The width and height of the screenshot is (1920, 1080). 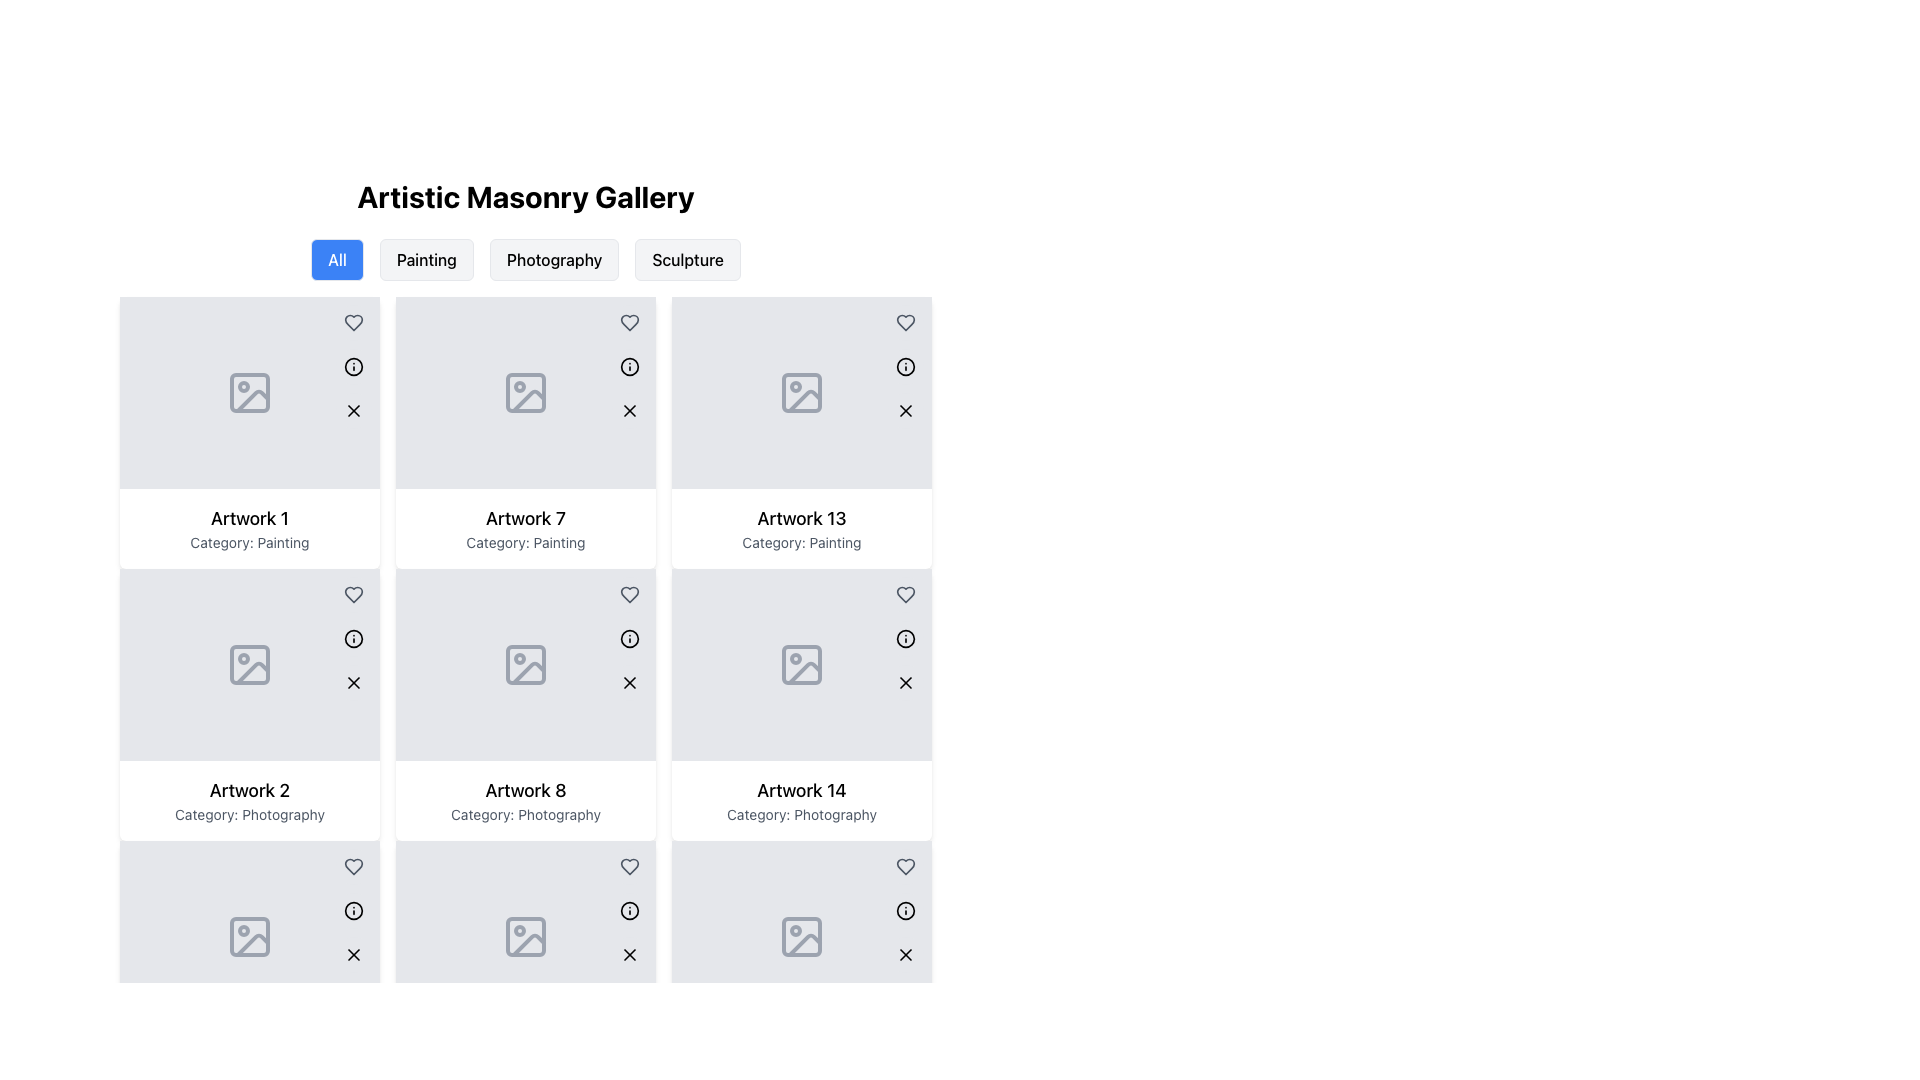 I want to click on the gray-colored image icon with a mountains and sun symbol in the top-left corner of the grid layout for 'Artwork 1 (Category: Painting)', so click(x=248, y=393).